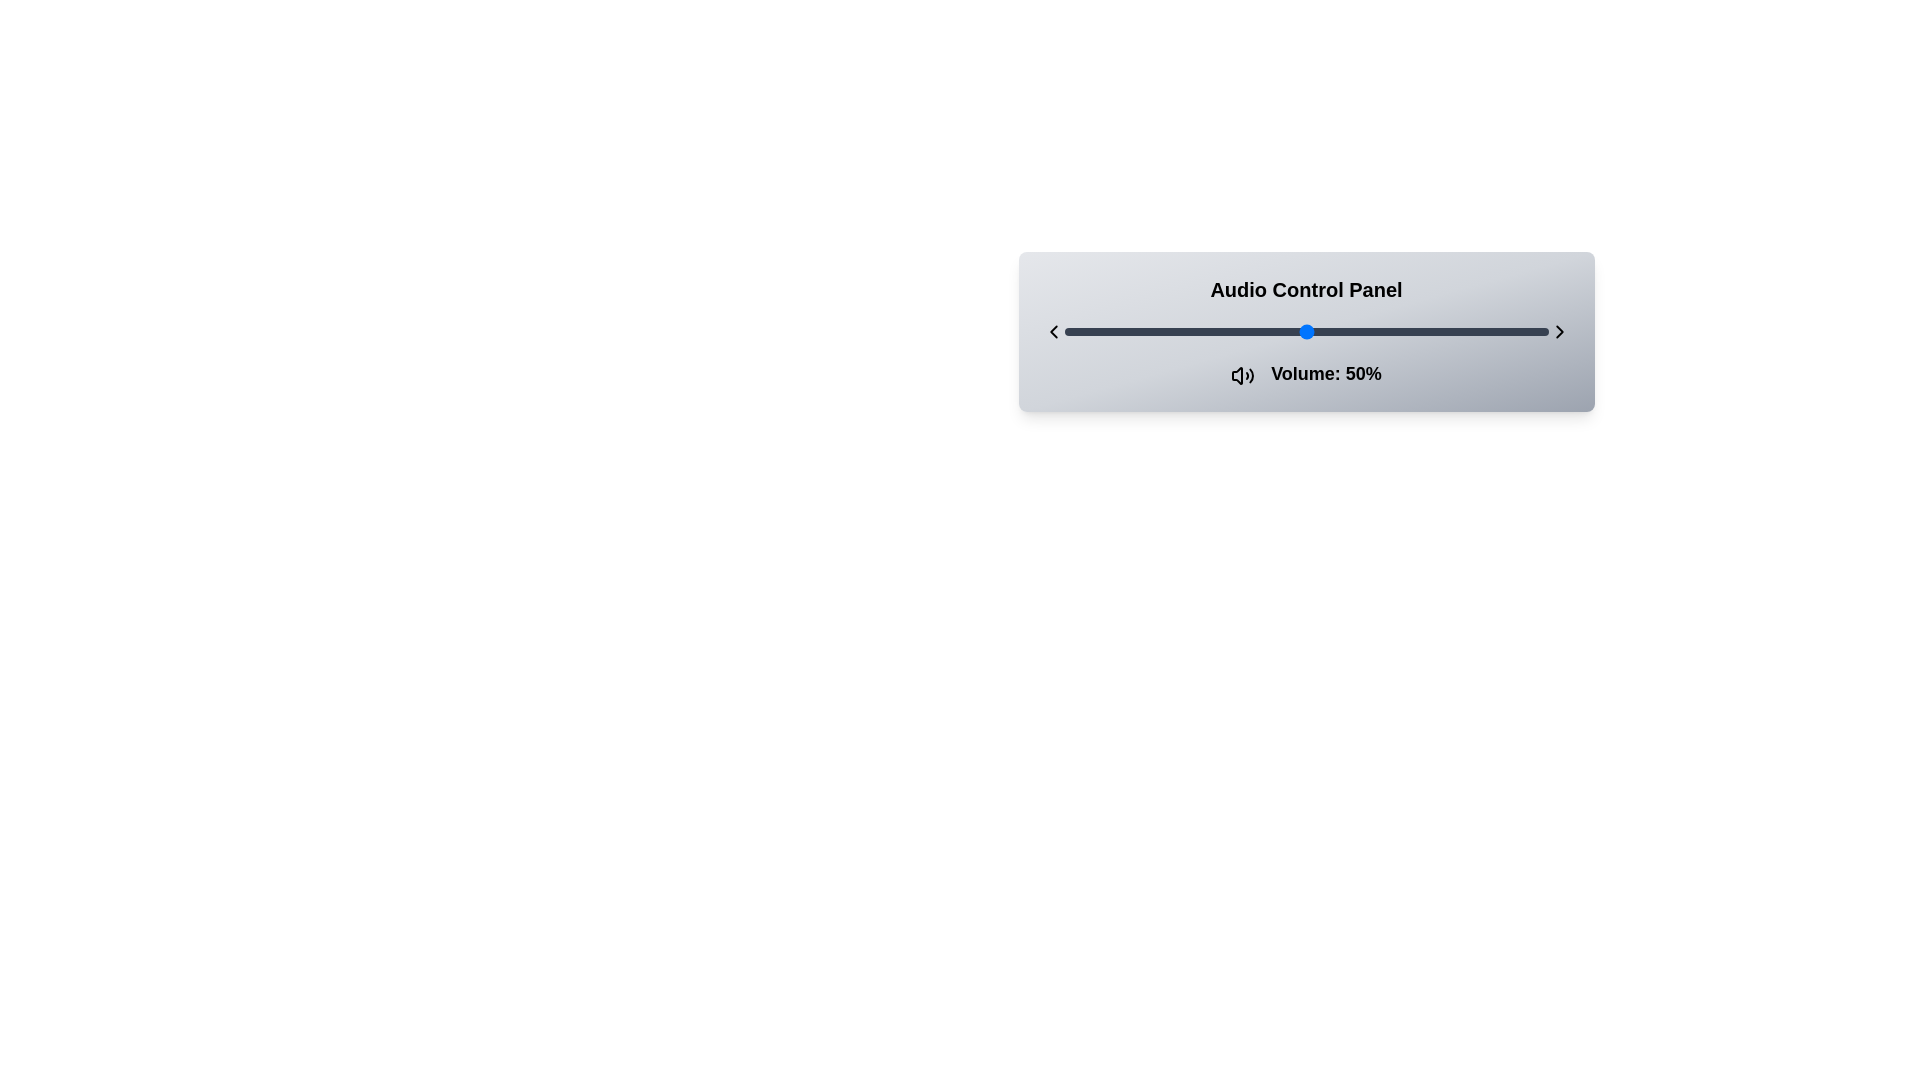 This screenshot has height=1080, width=1920. Describe the element at coordinates (1373, 330) in the screenshot. I see `the volume` at that location.